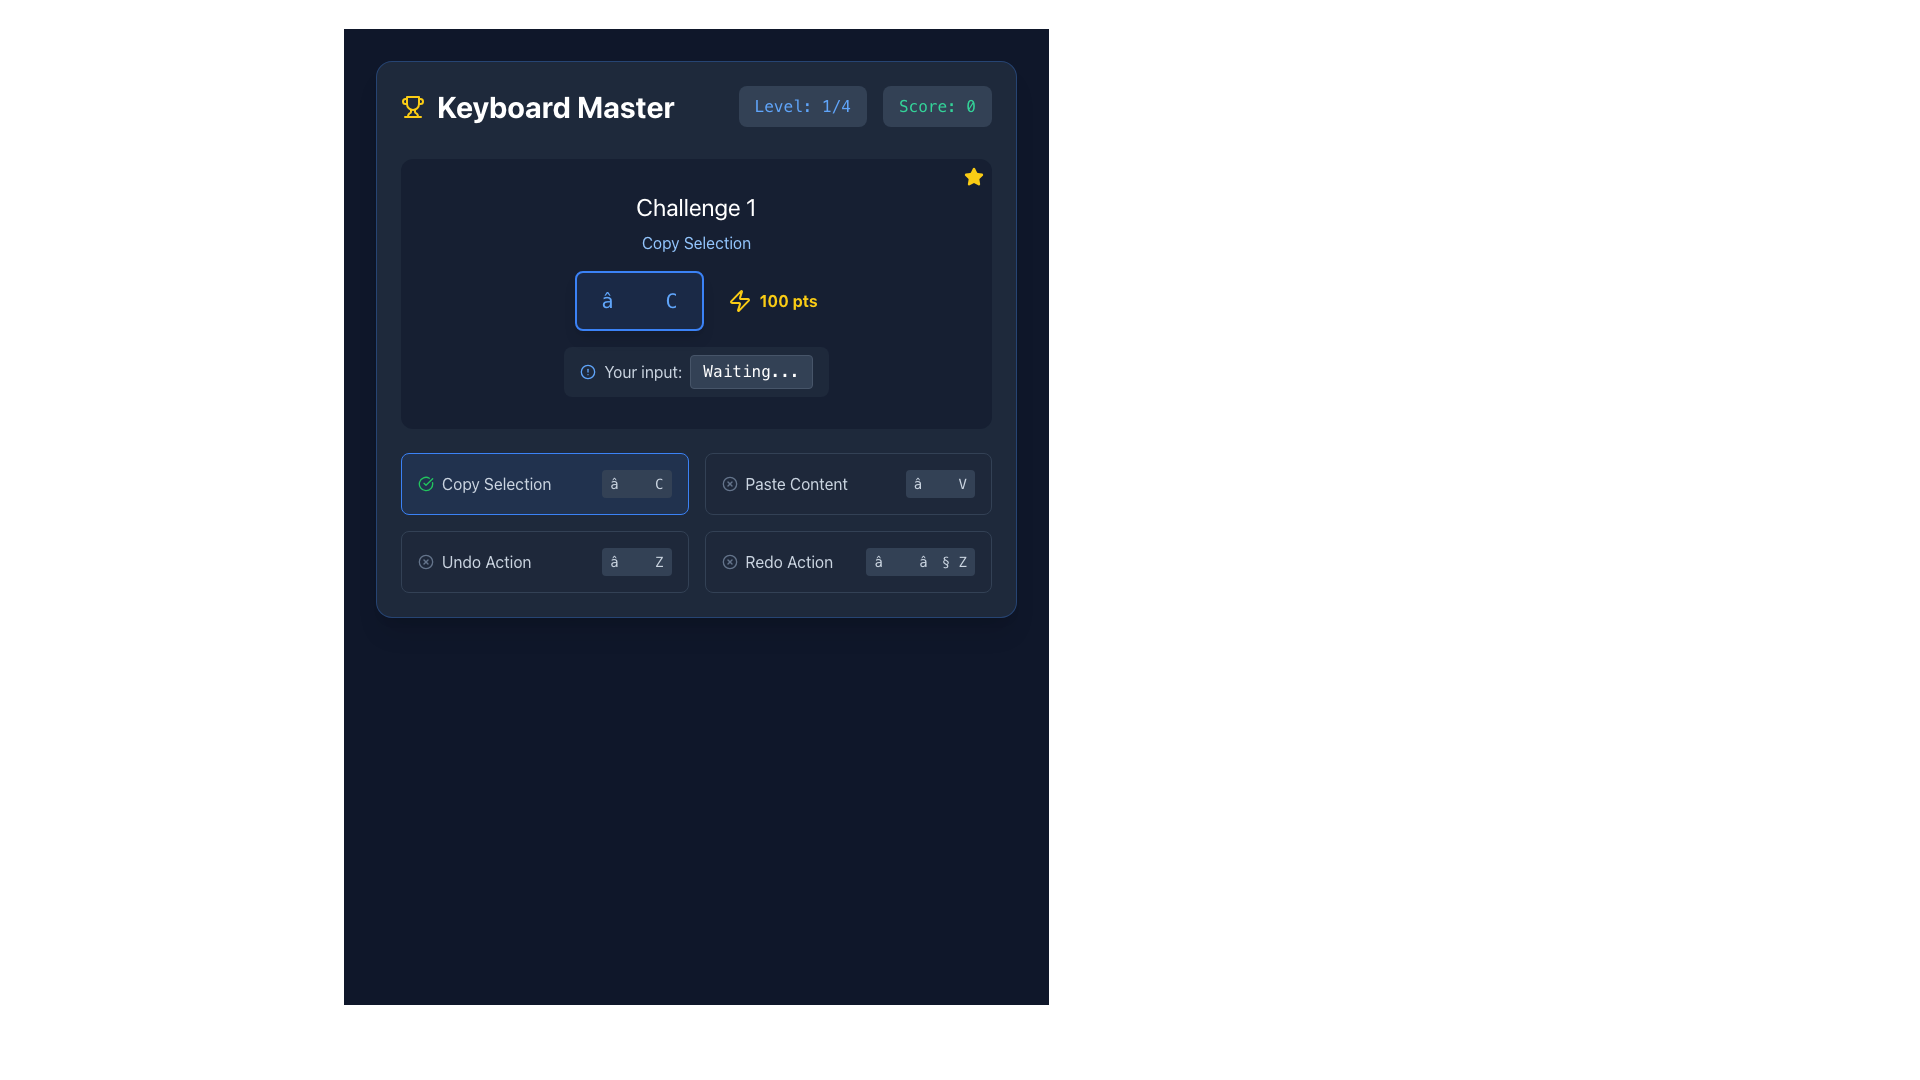 This screenshot has height=1080, width=1920. Describe the element at coordinates (411, 106) in the screenshot. I see `the yellow trophy-shaped icon located next to the text 'Keyboard Master' in the top-left area of the interface` at that location.